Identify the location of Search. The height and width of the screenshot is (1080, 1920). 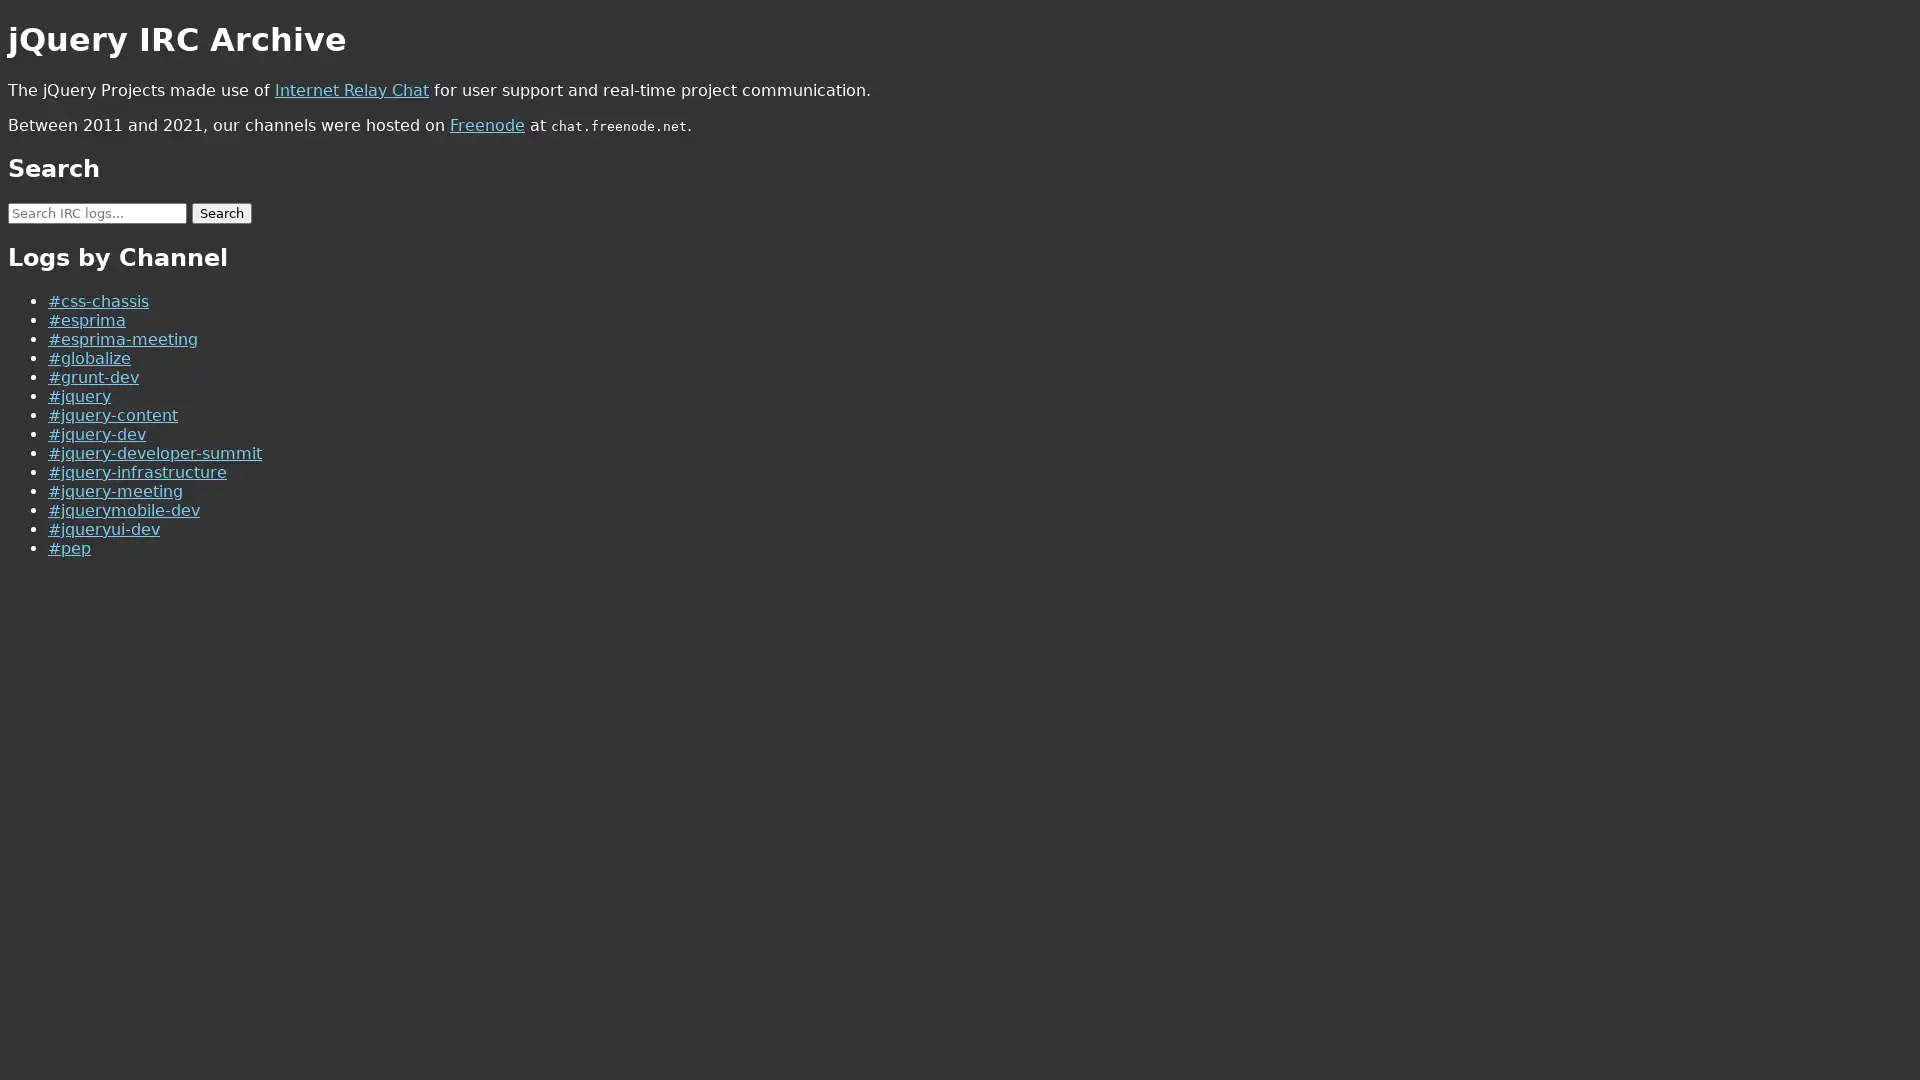
(221, 212).